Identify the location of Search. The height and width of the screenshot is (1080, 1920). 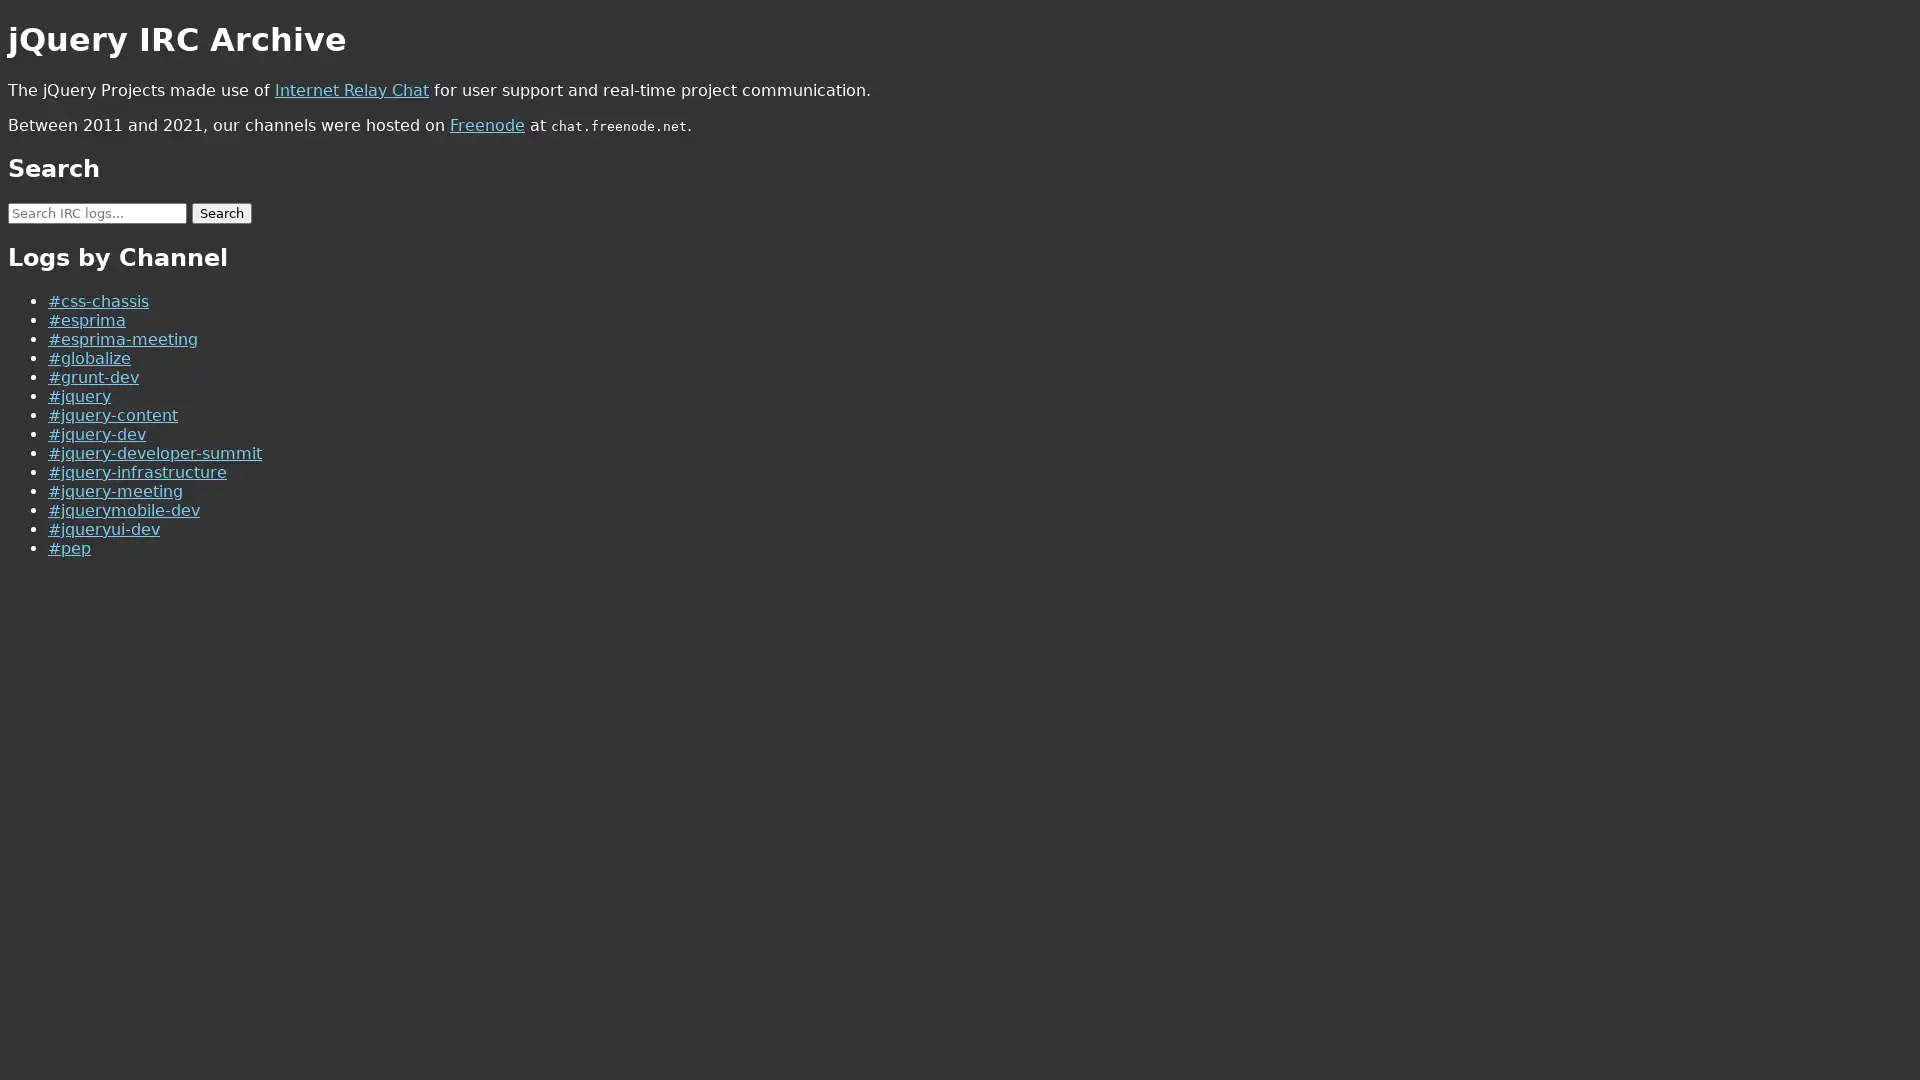
(221, 212).